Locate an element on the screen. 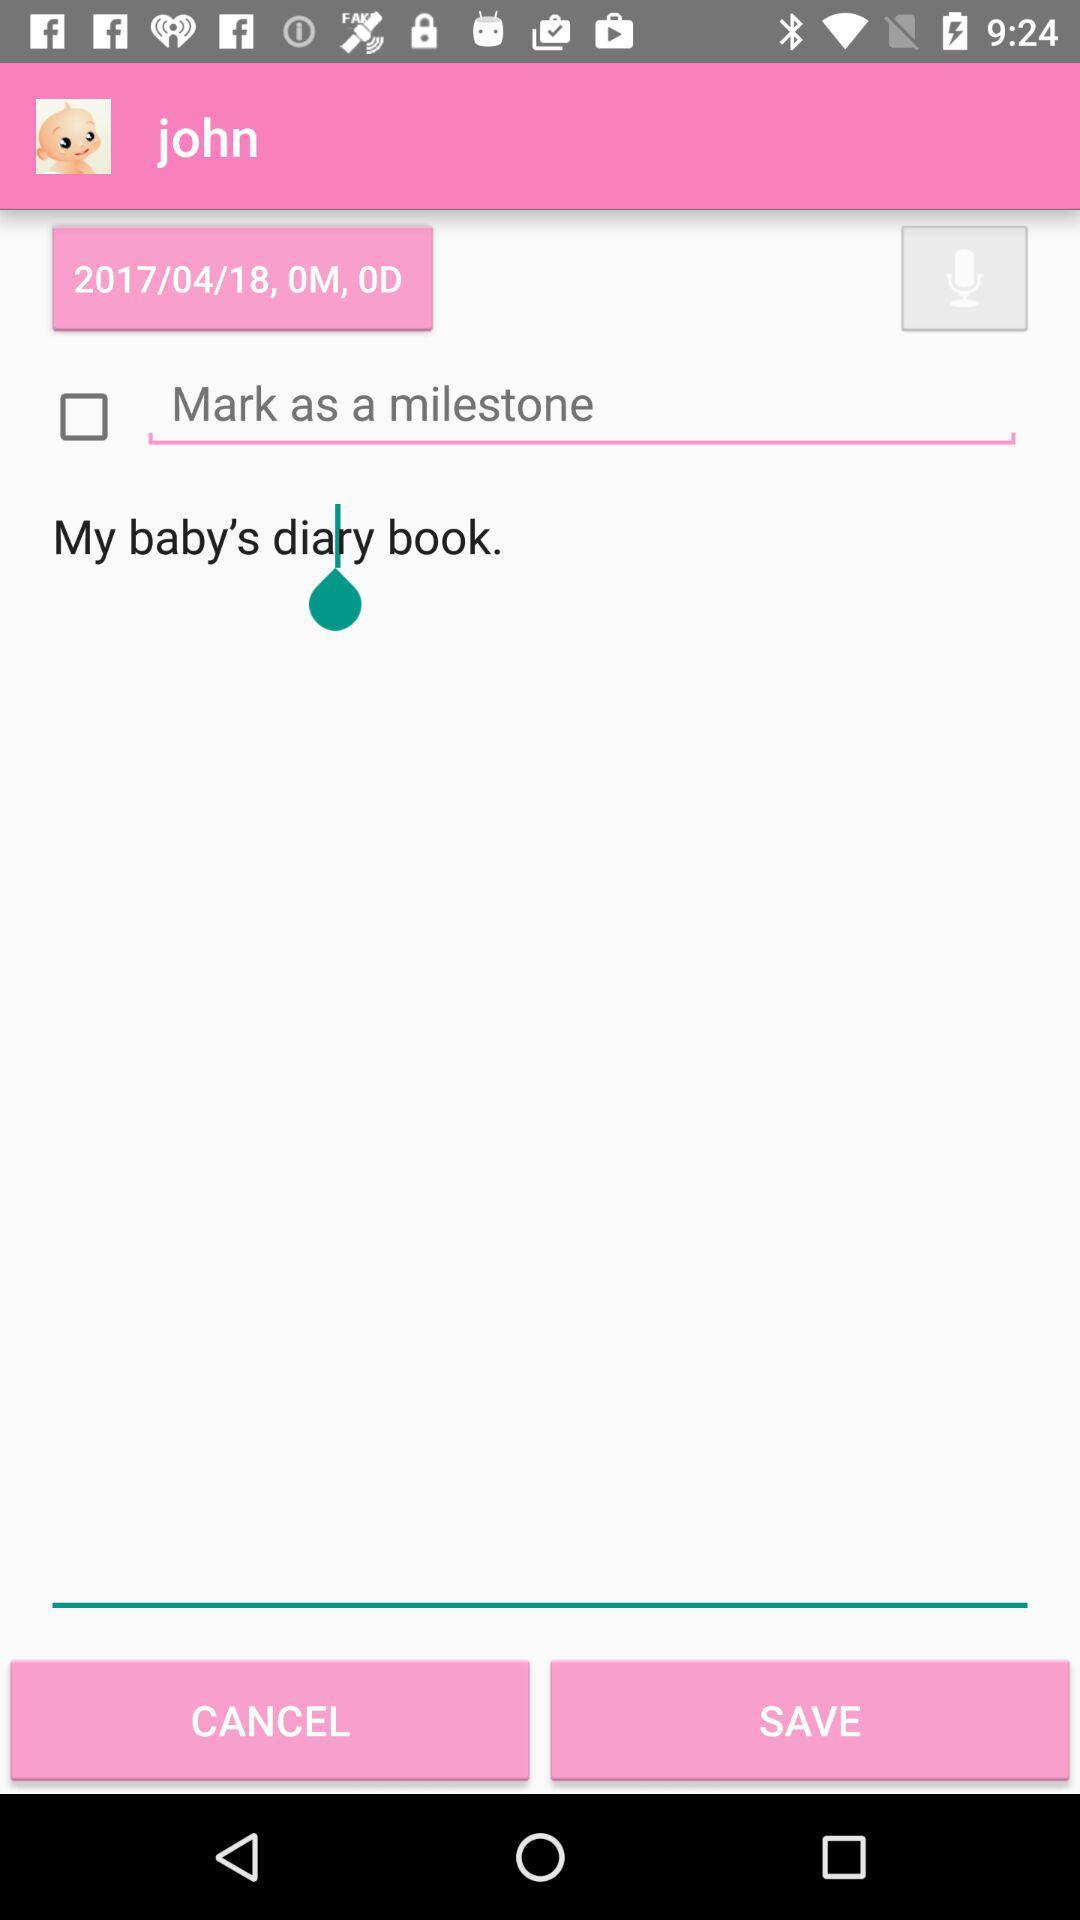 Image resolution: width=1080 pixels, height=1920 pixels. box is located at coordinates (83, 416).